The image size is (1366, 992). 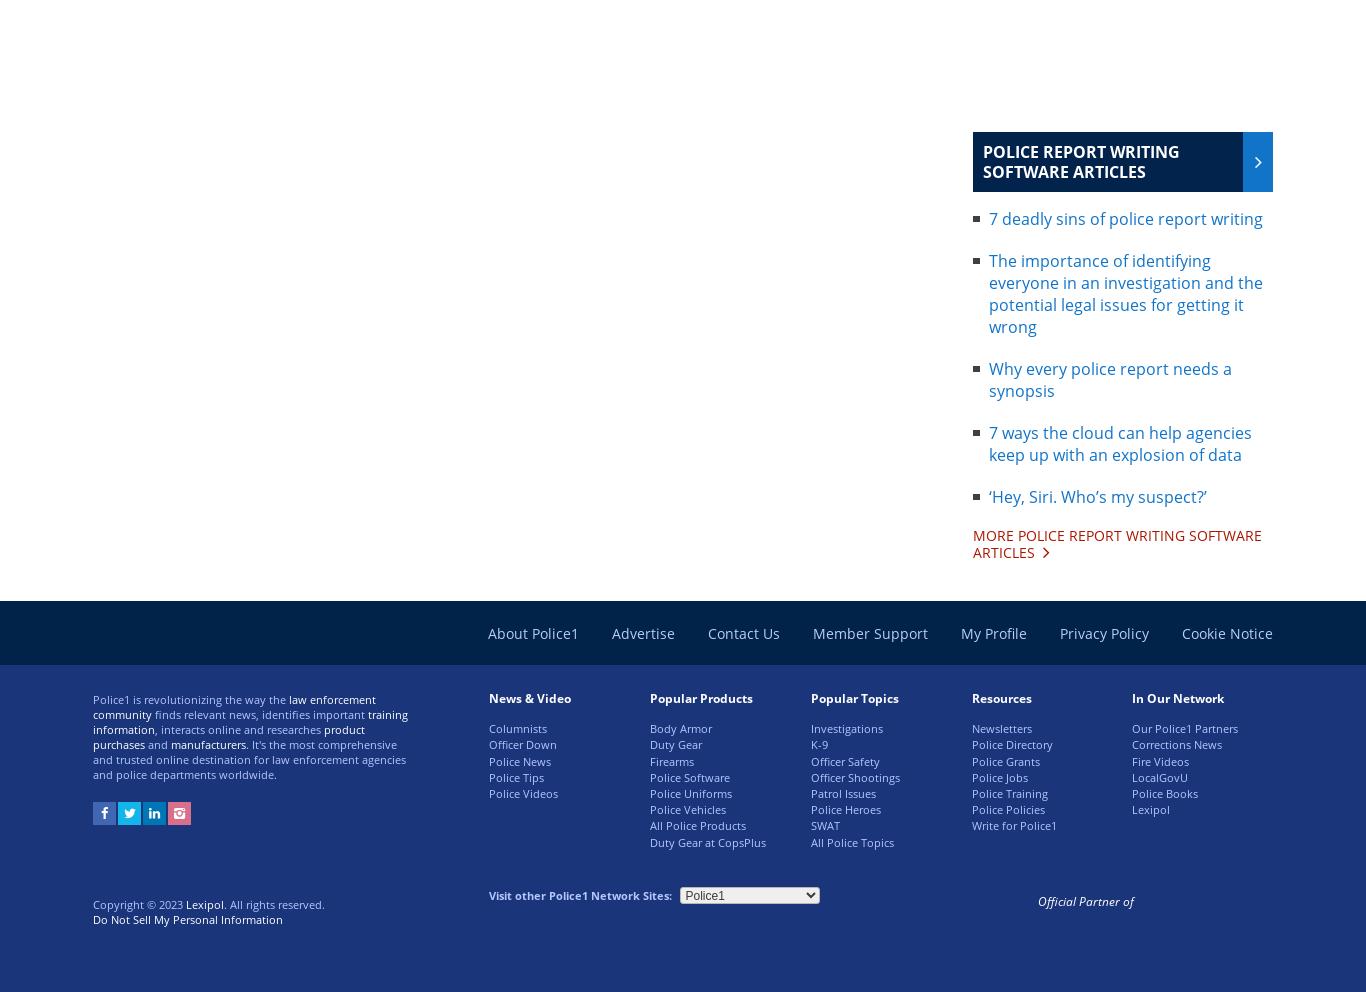 I want to click on 'Officer Safety', so click(x=843, y=759).